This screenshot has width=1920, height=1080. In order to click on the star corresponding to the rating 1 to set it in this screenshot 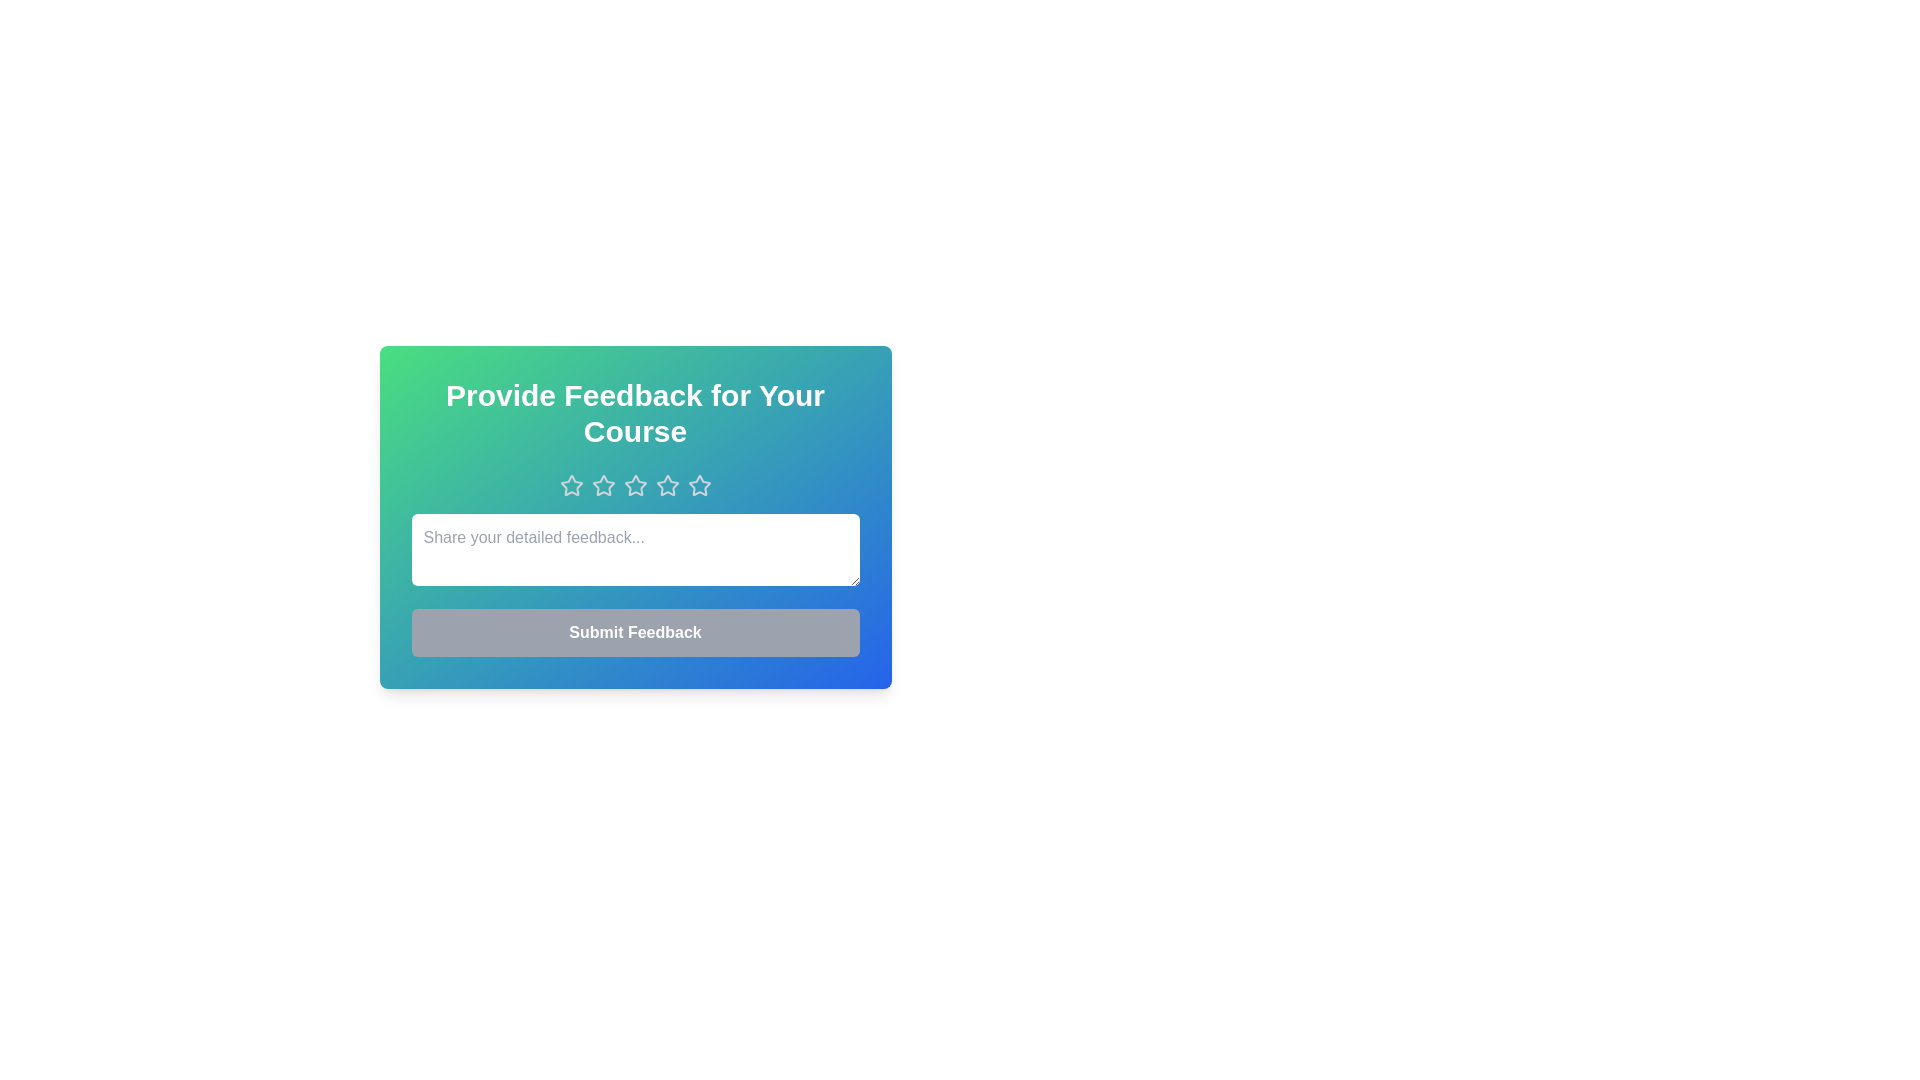, I will do `click(570, 486)`.